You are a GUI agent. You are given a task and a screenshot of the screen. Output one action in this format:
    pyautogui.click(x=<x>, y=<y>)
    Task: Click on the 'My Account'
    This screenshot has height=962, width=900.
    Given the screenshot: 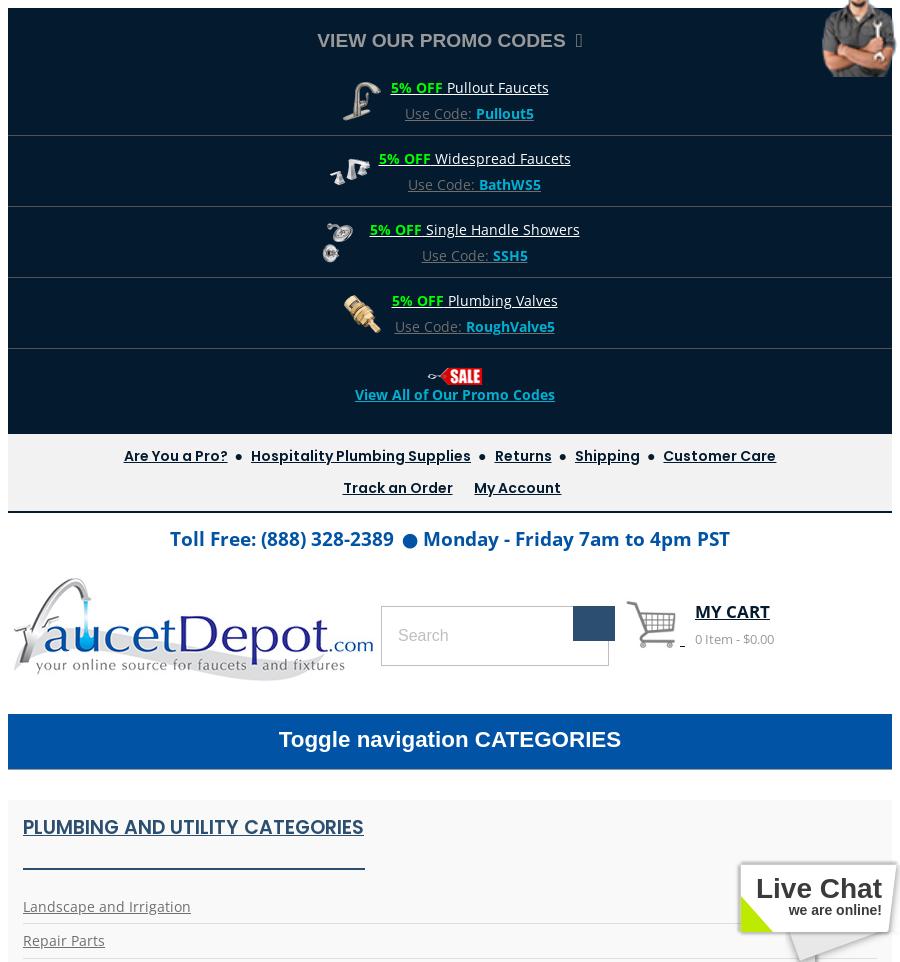 What is the action you would take?
    pyautogui.click(x=516, y=485)
    